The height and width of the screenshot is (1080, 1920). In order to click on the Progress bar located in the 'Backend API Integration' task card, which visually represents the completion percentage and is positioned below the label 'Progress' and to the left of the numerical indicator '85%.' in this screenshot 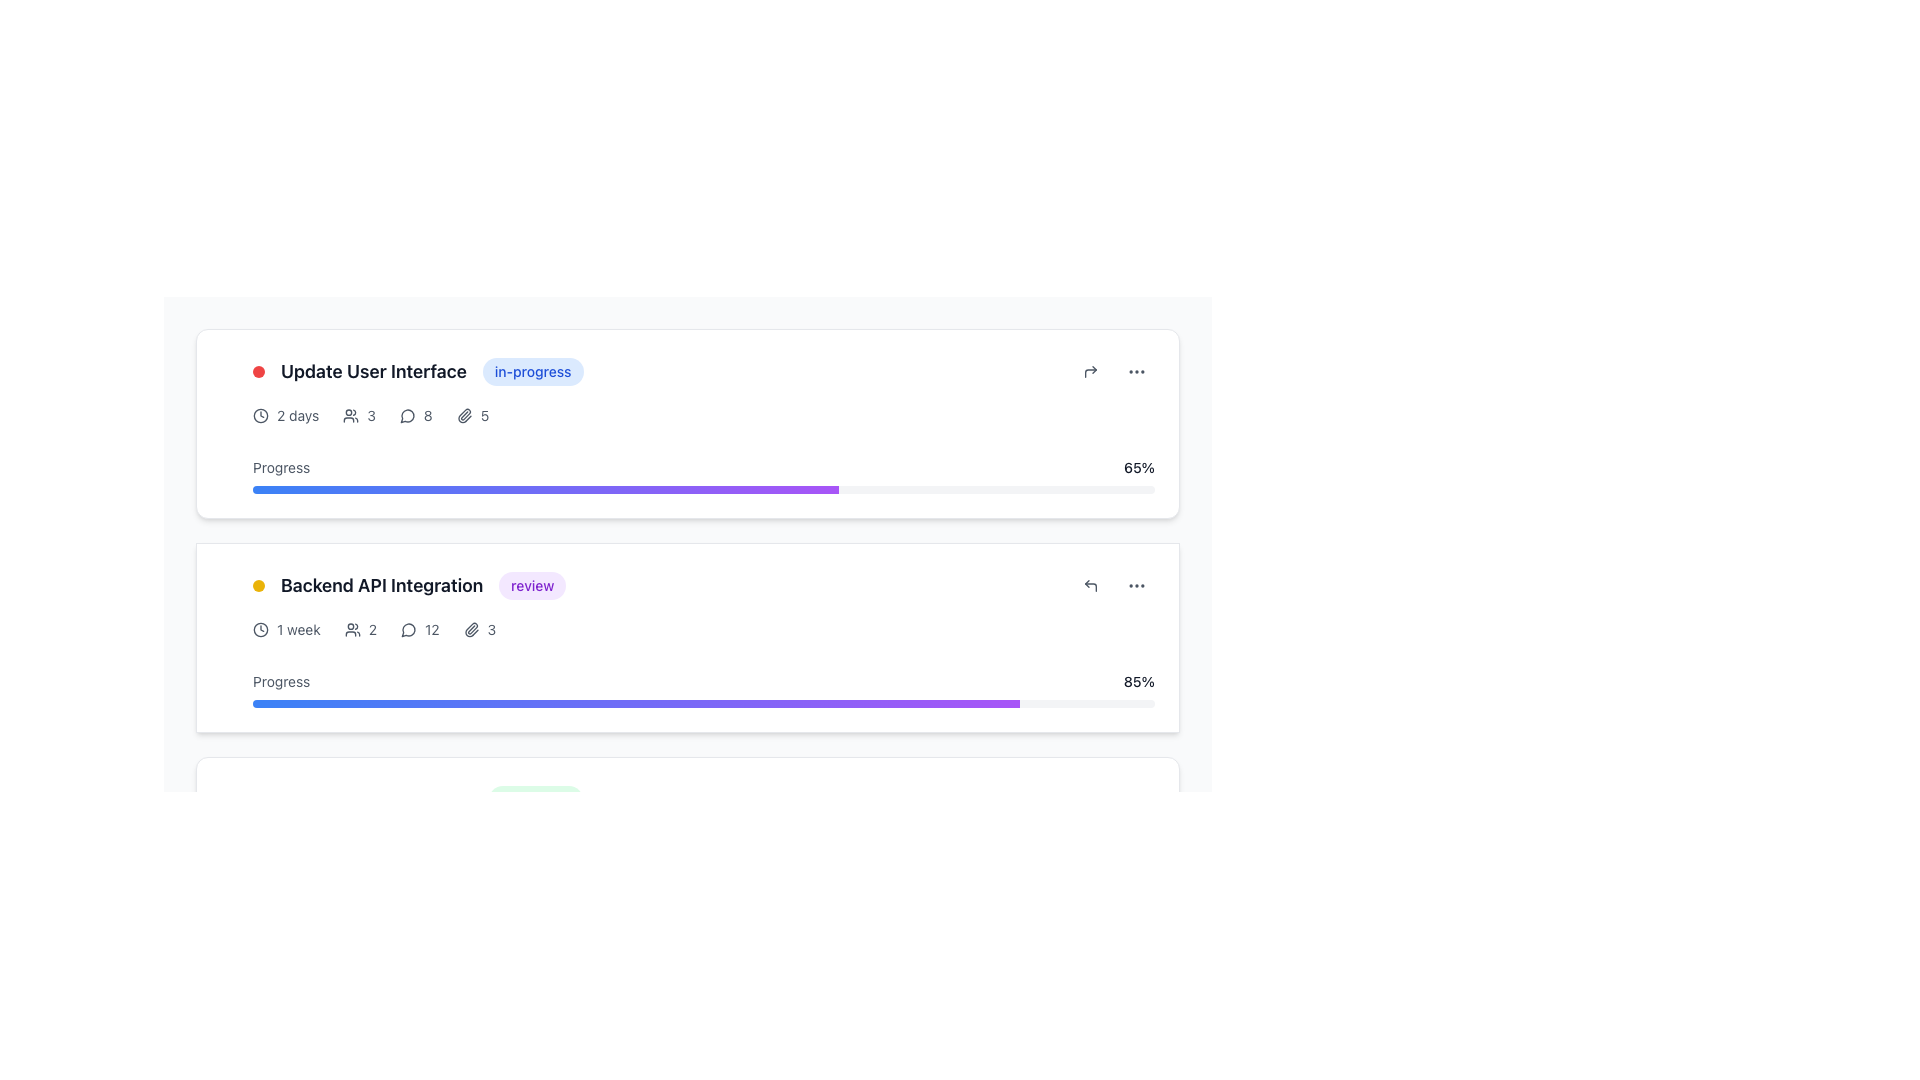, I will do `click(704, 703)`.